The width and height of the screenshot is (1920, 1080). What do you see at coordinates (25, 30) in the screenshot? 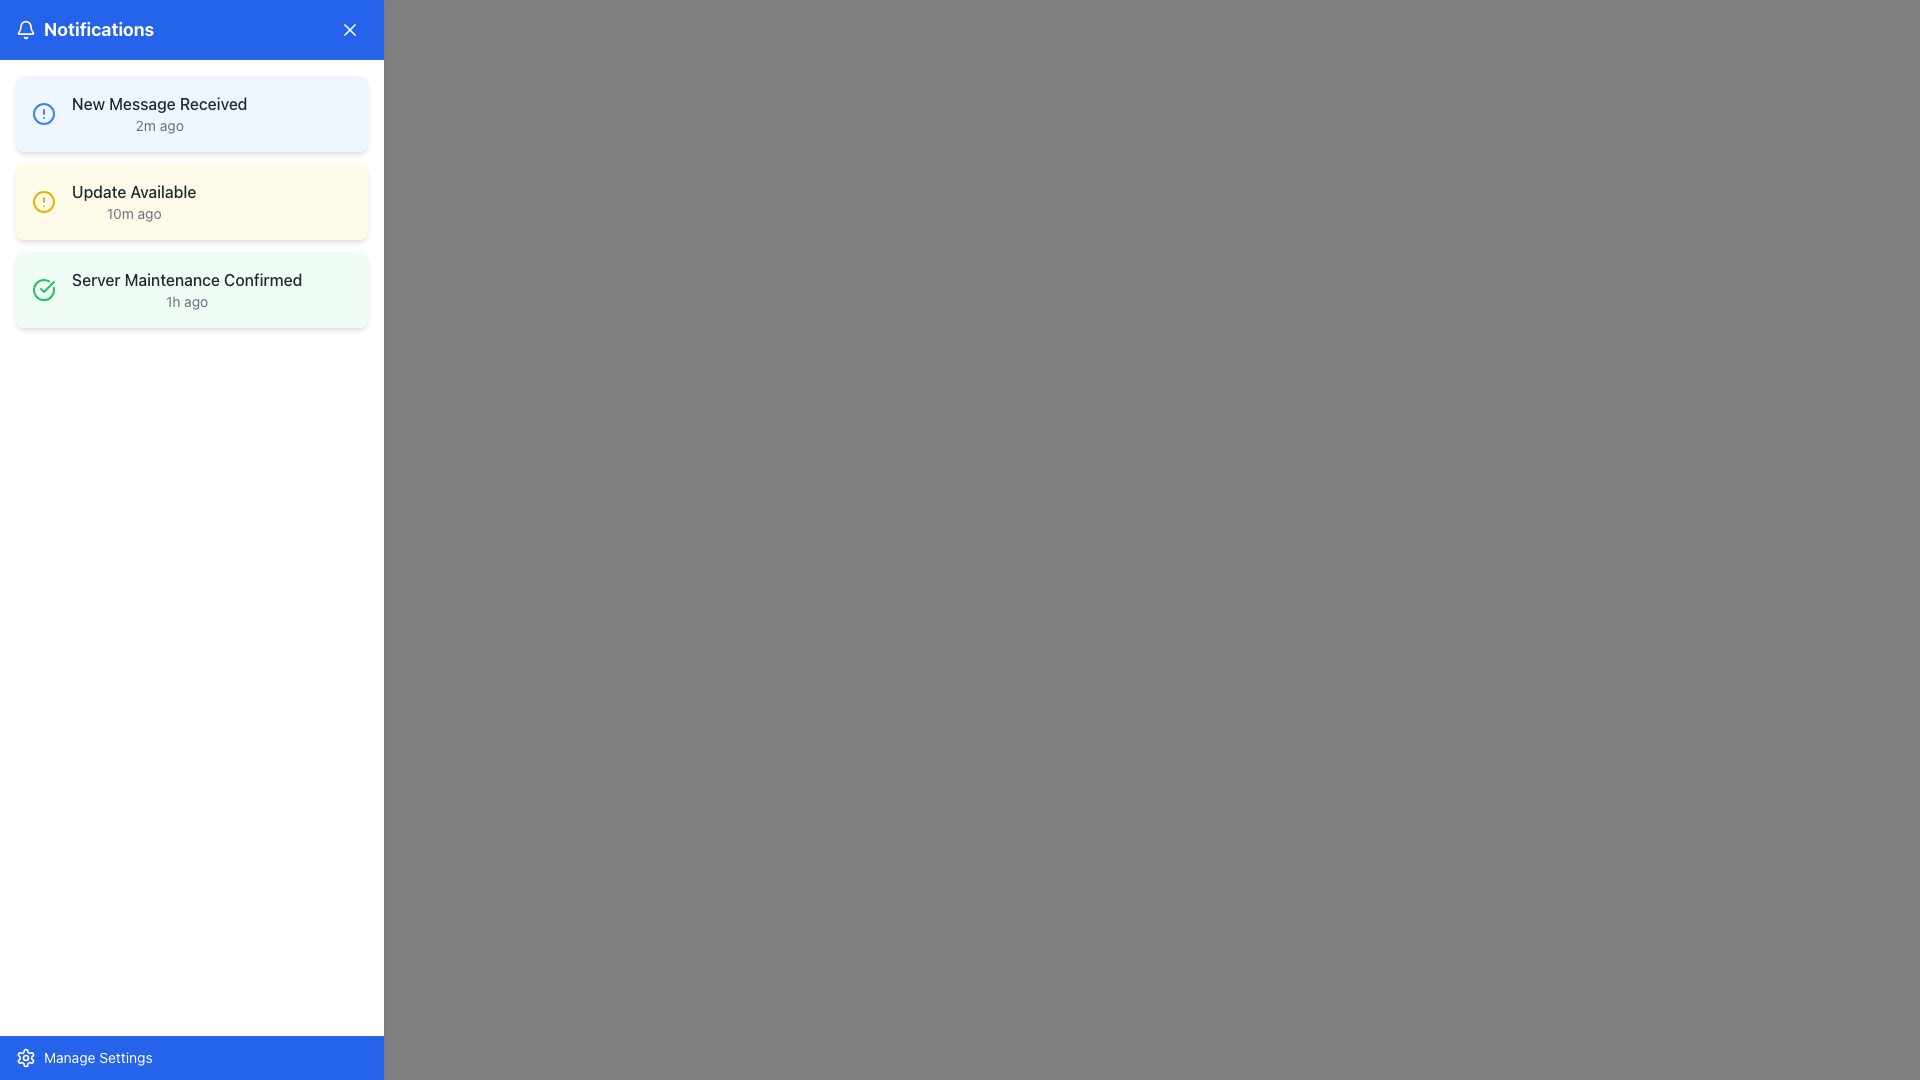
I see `the bell icon representing notifications, located to the left of the 'Notifications' text in the sidebar header` at bounding box center [25, 30].